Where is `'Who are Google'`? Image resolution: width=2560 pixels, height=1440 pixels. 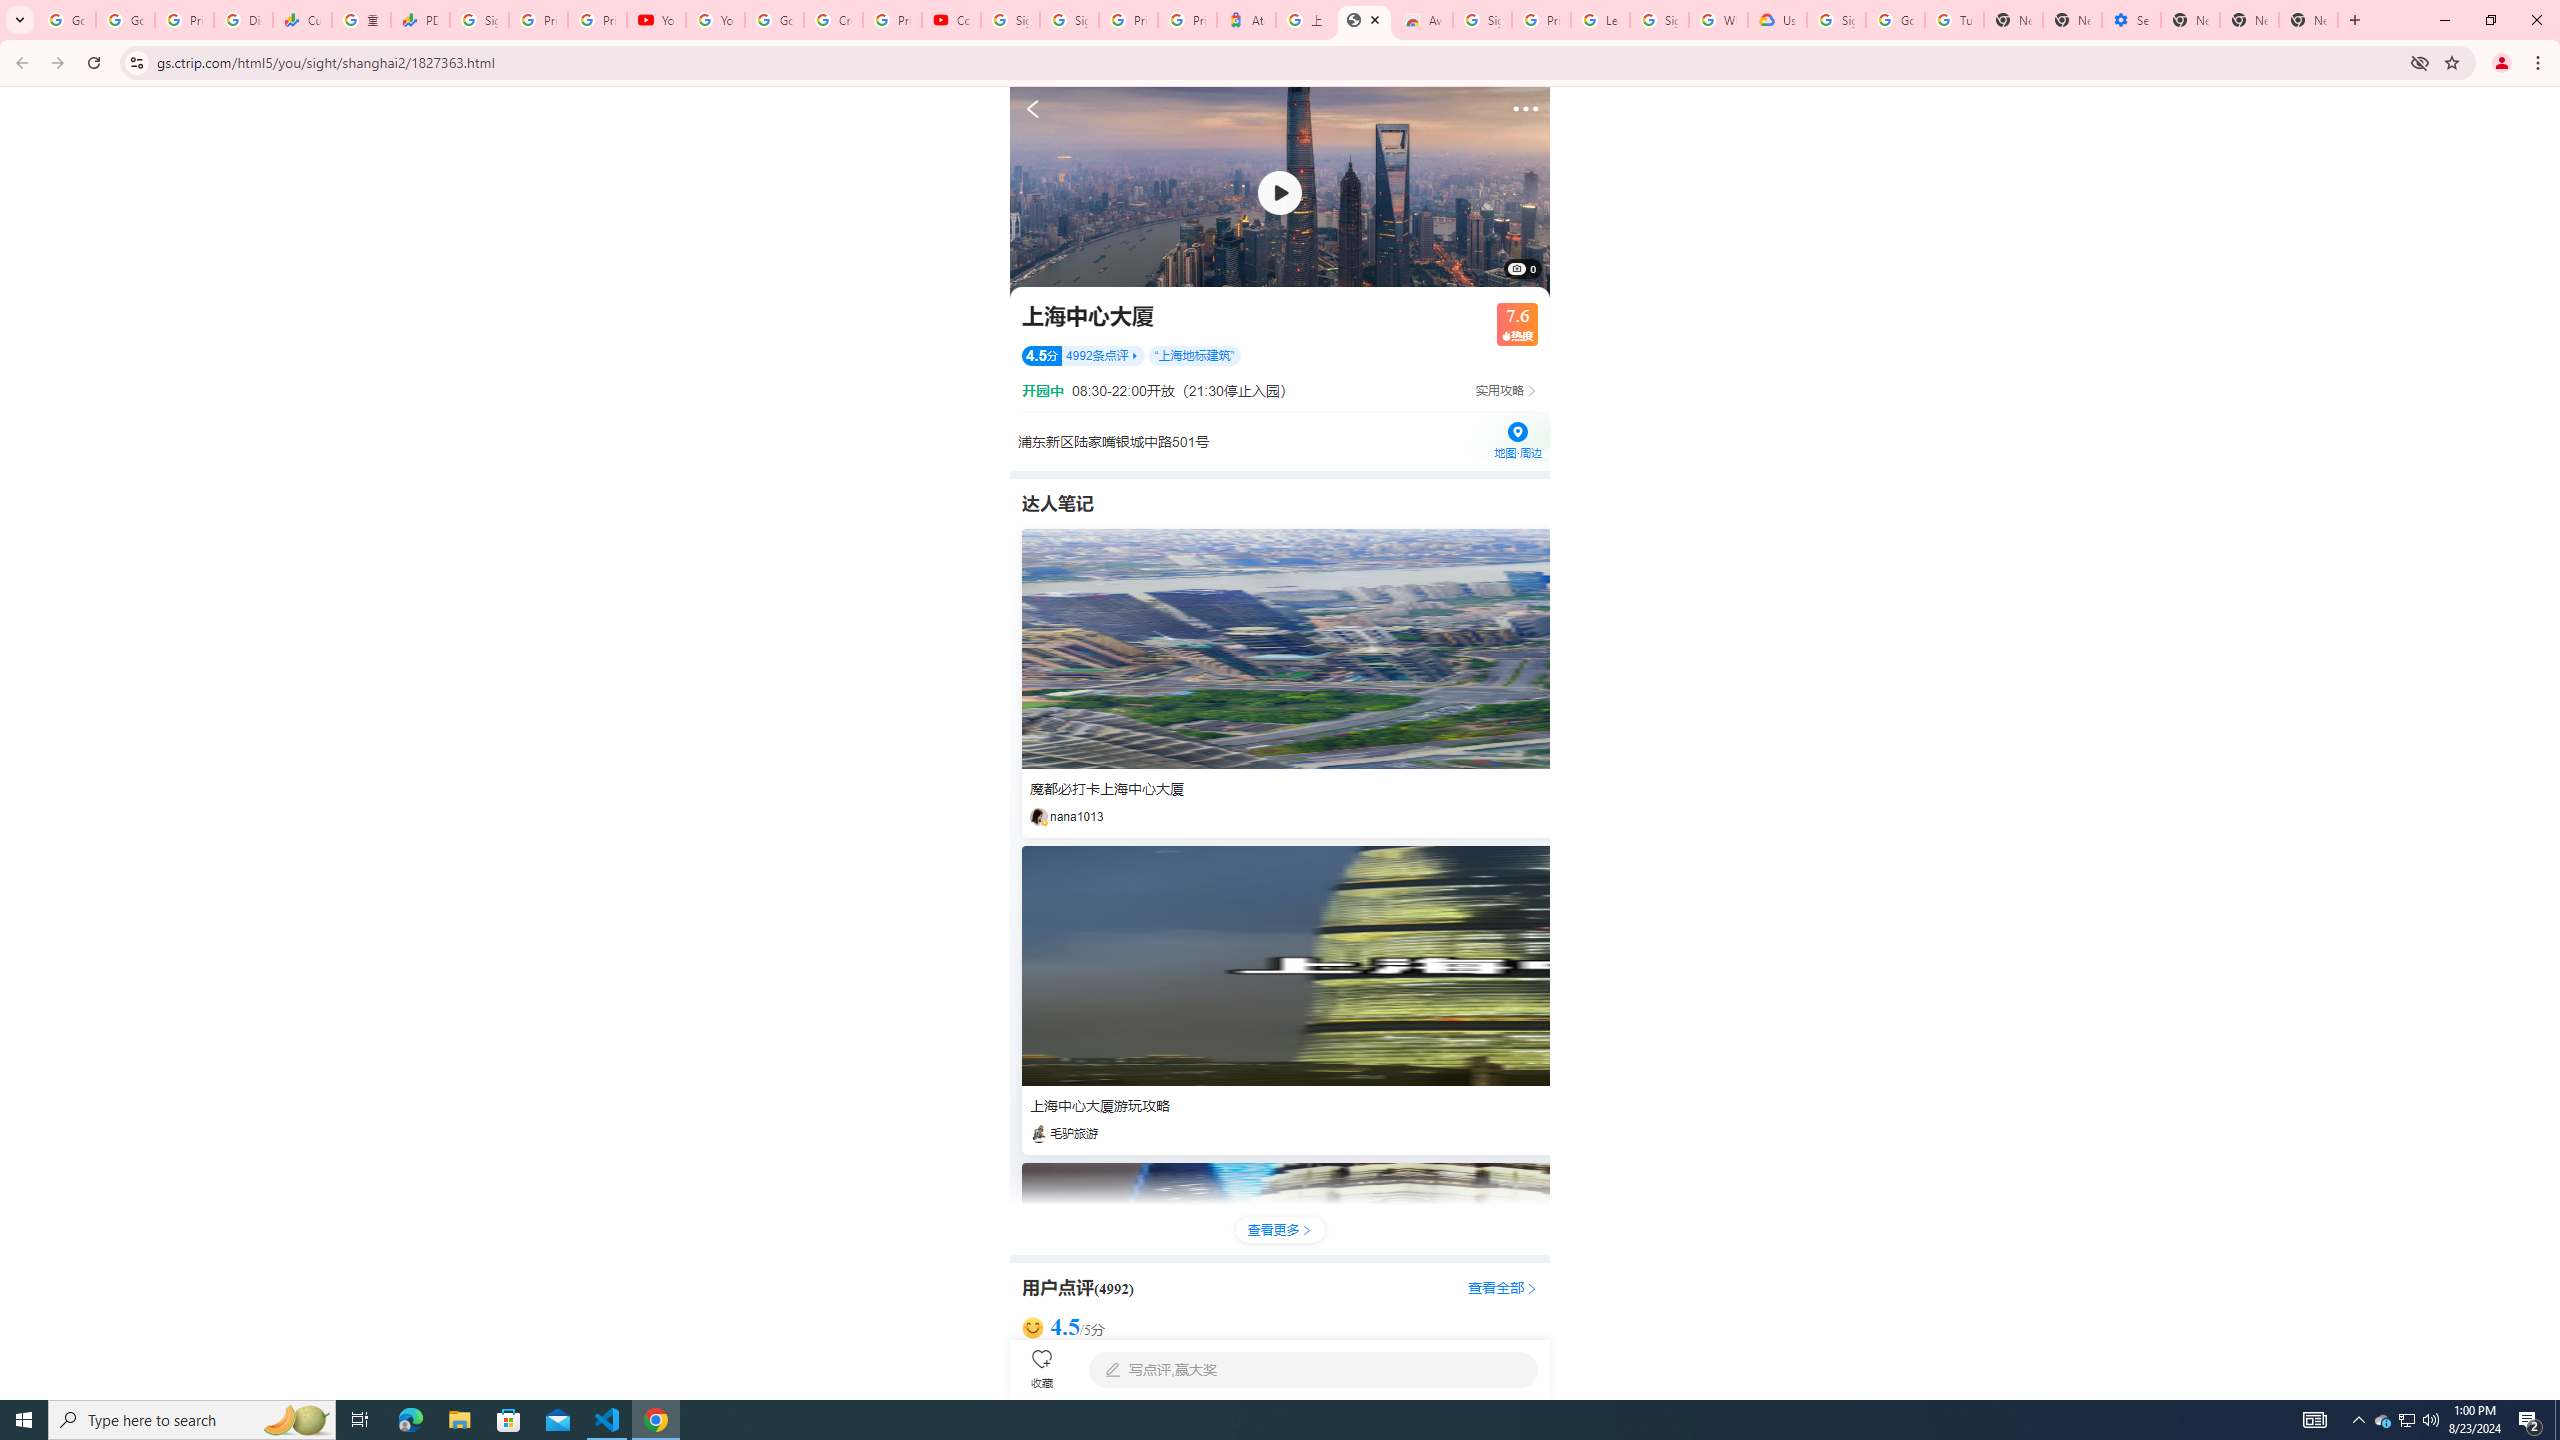
'Who are Google' is located at coordinates (1716, 19).